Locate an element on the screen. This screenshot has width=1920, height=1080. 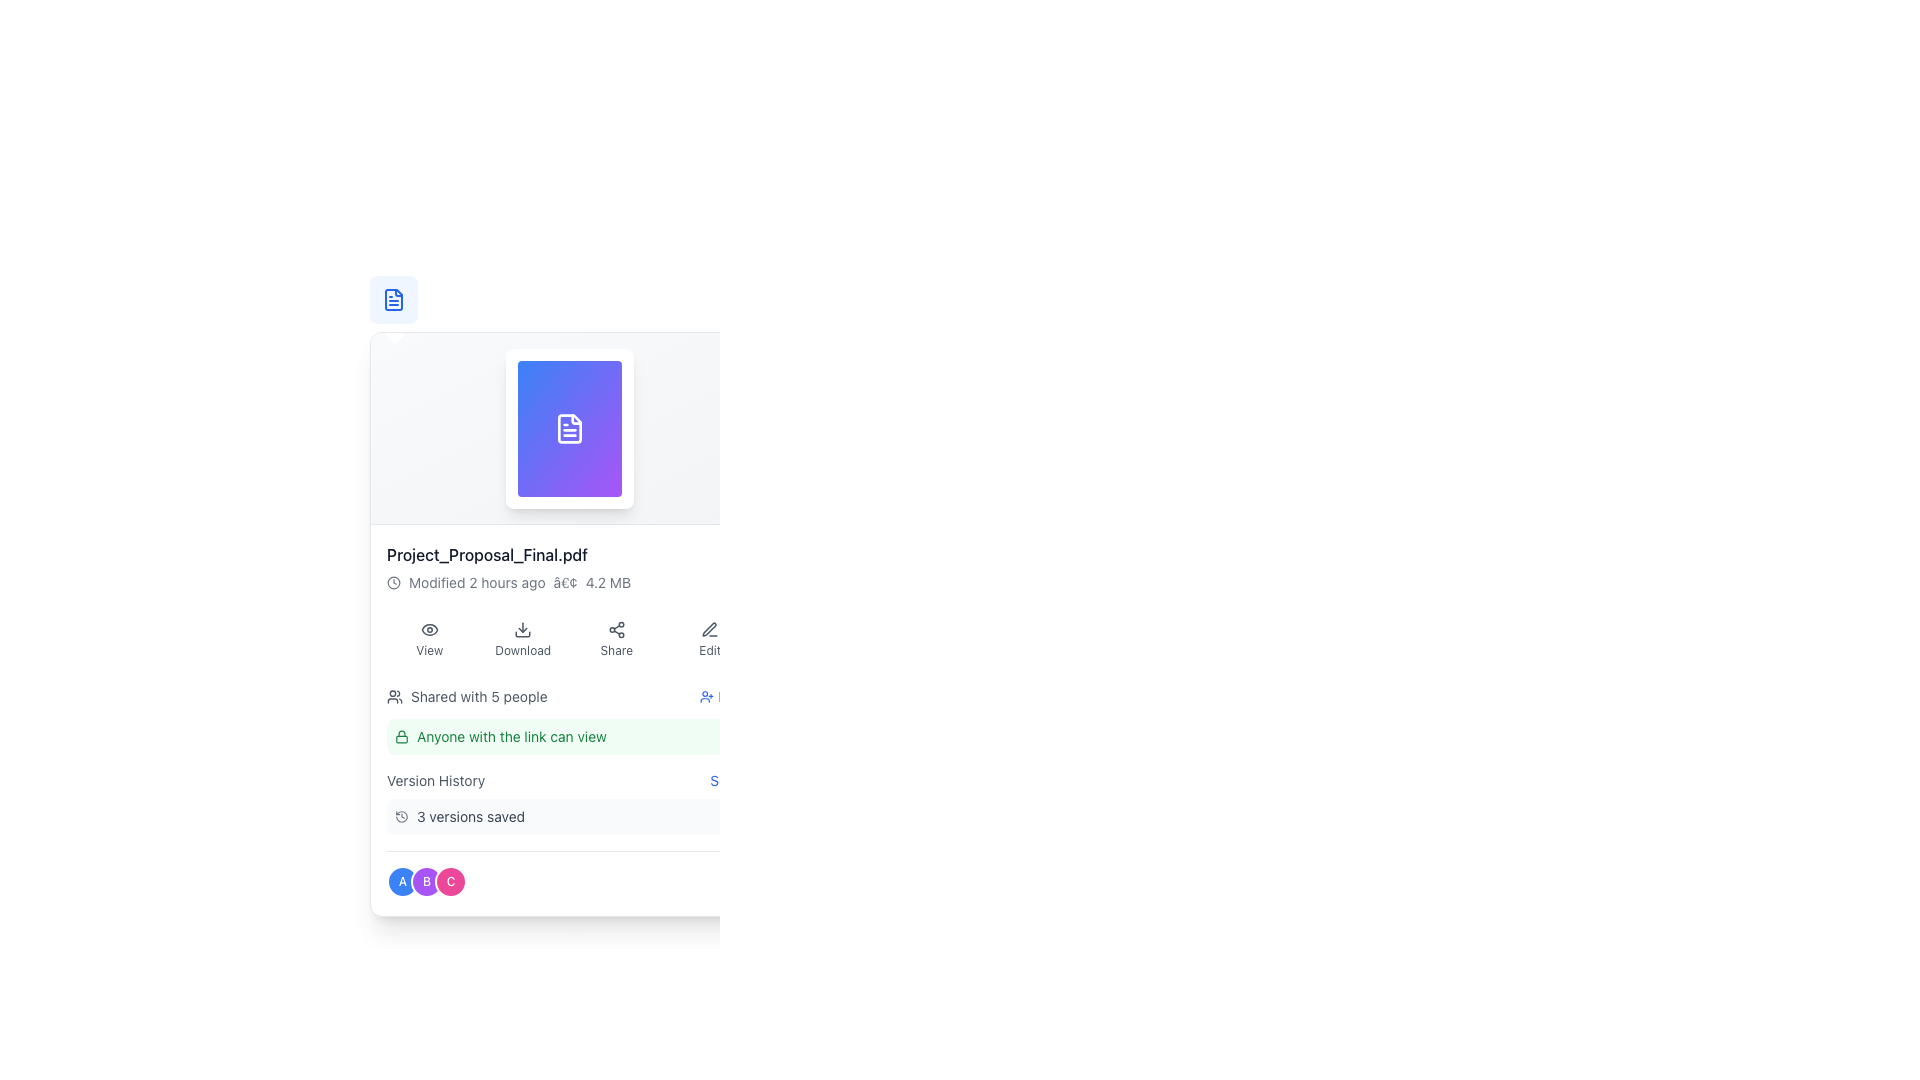
the outer stroke of the eye-shaped icon, which represents visibility or preview functionality, located towards the top-right section of the interface is located at coordinates (428, 628).